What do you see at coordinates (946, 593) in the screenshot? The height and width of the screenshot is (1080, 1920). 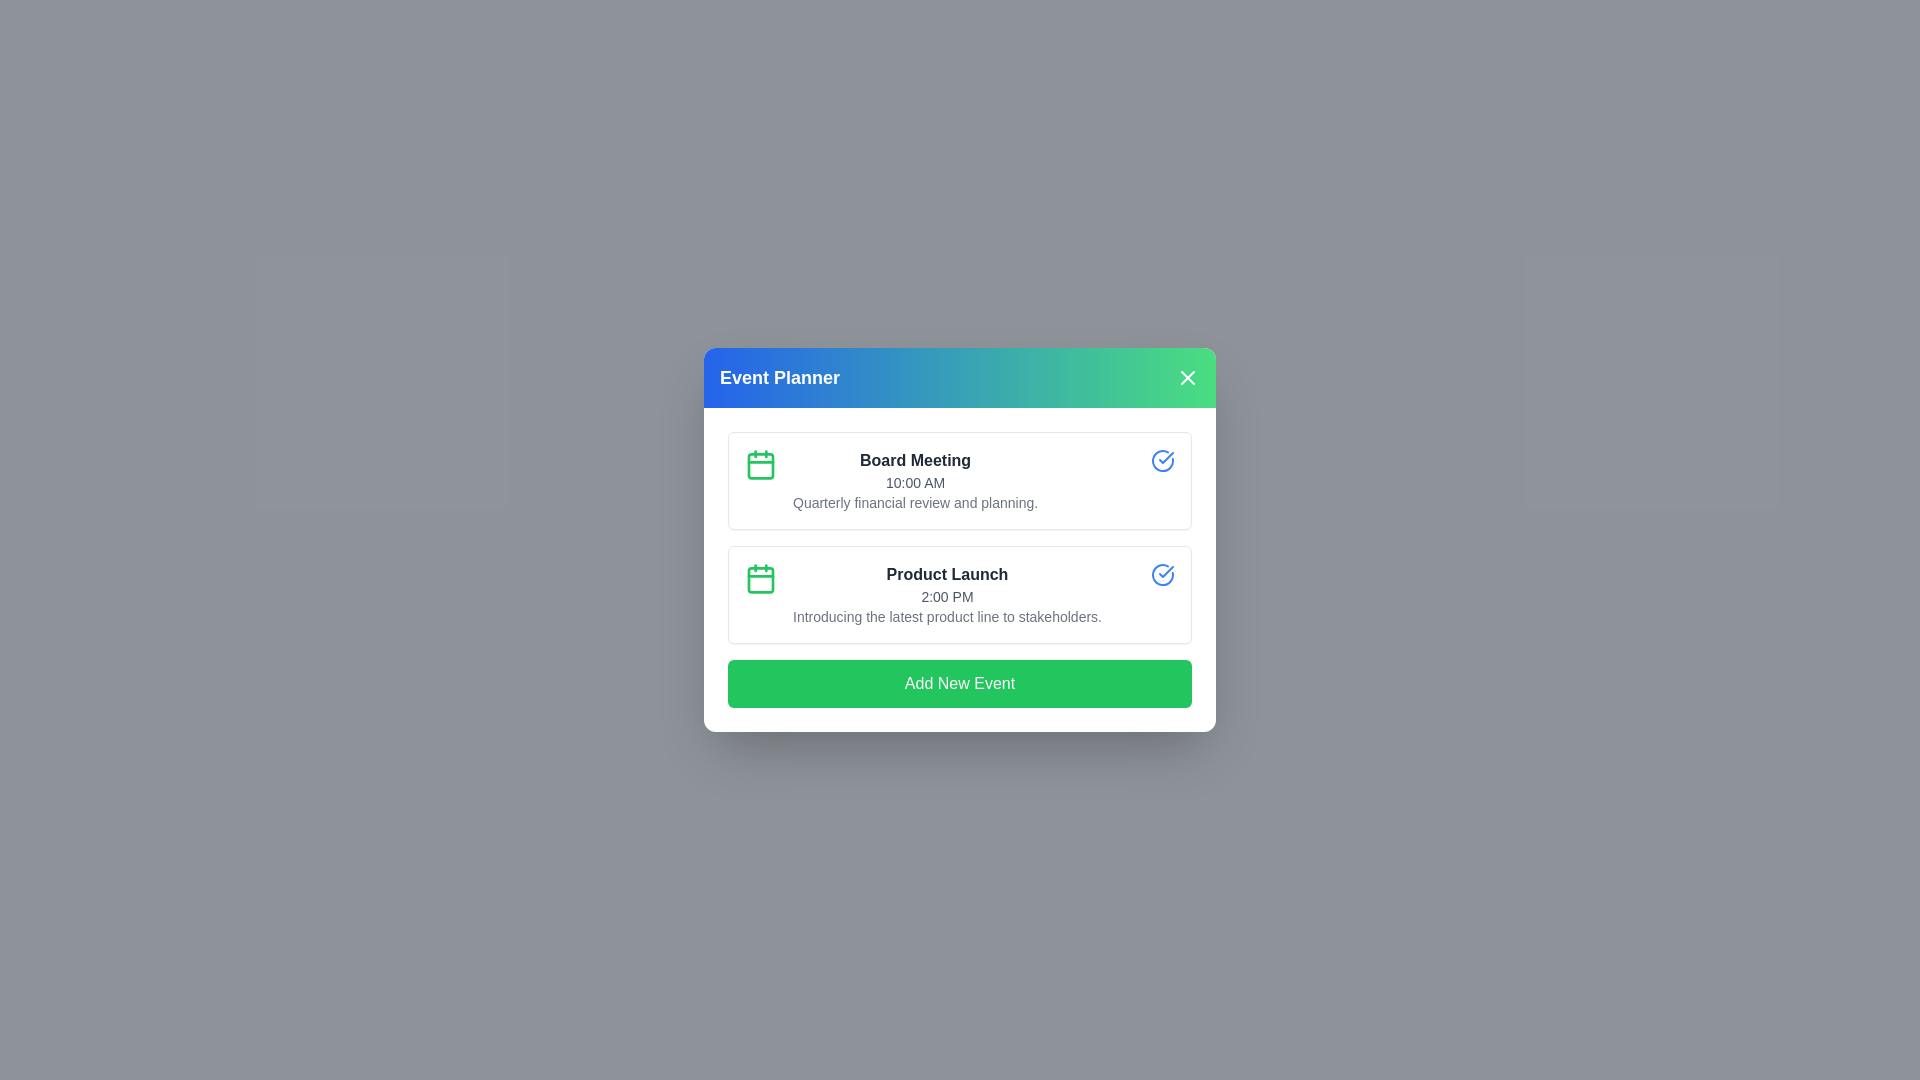 I see `the informational list item for the event titled 'Product Launch' within the 'Event Planner' modal dialog box` at bounding box center [946, 593].